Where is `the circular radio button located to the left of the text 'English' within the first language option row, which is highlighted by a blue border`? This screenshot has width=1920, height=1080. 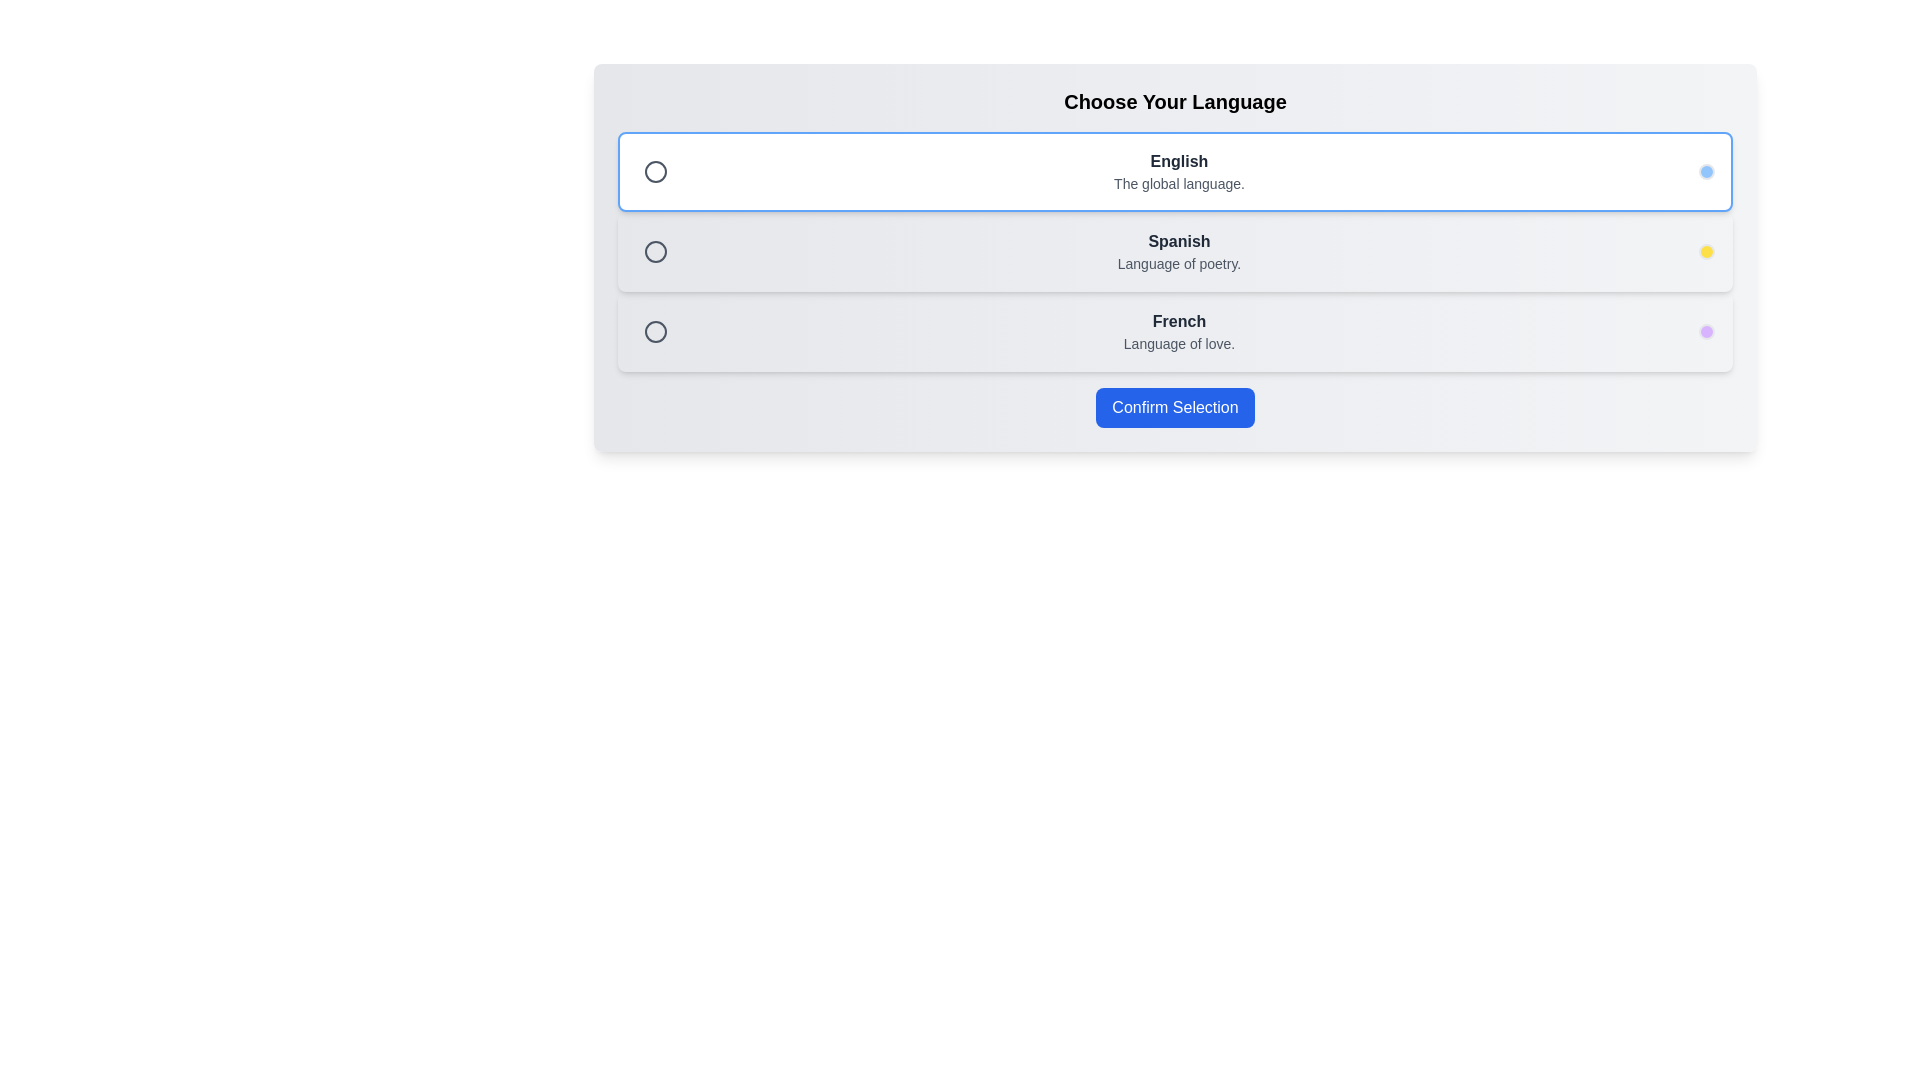
the circular radio button located to the left of the text 'English' within the first language option row, which is highlighted by a blue border is located at coordinates (656, 171).